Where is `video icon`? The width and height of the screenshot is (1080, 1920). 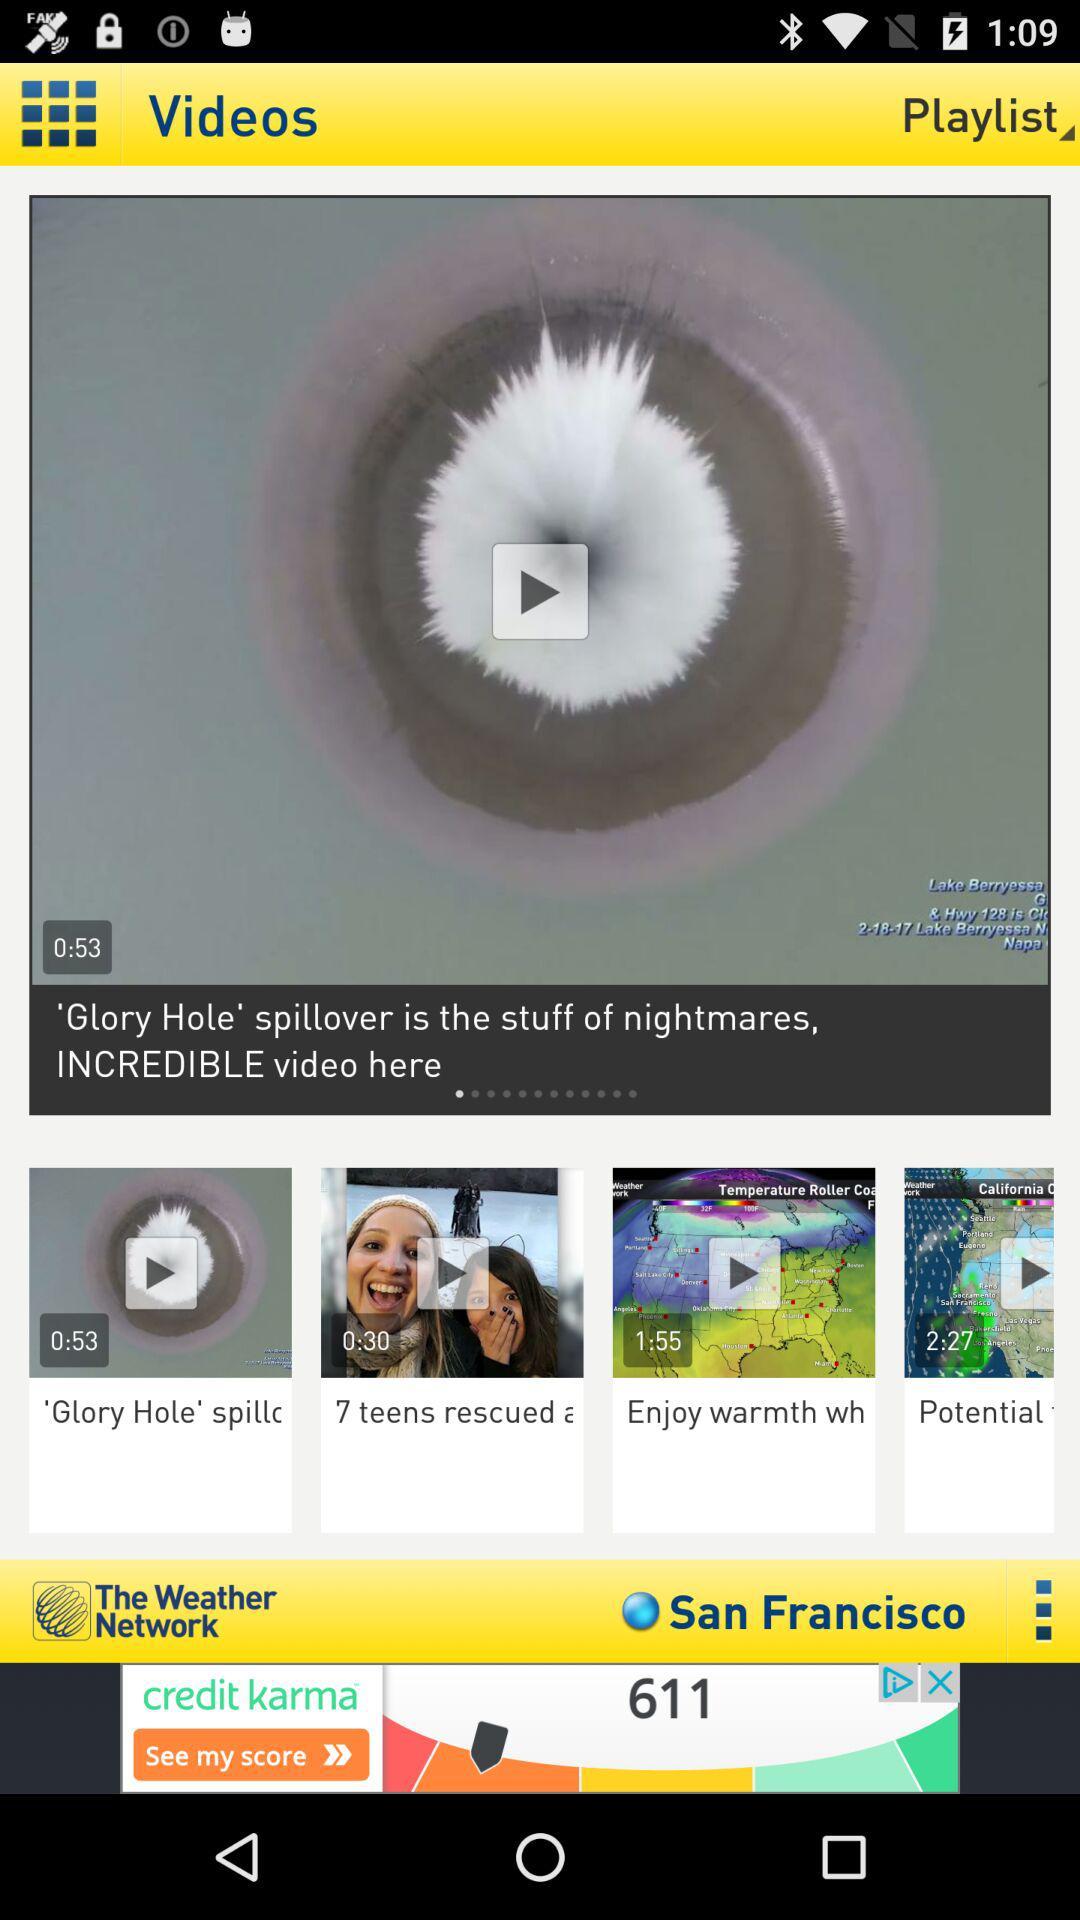 video icon is located at coordinates (159, 1271).